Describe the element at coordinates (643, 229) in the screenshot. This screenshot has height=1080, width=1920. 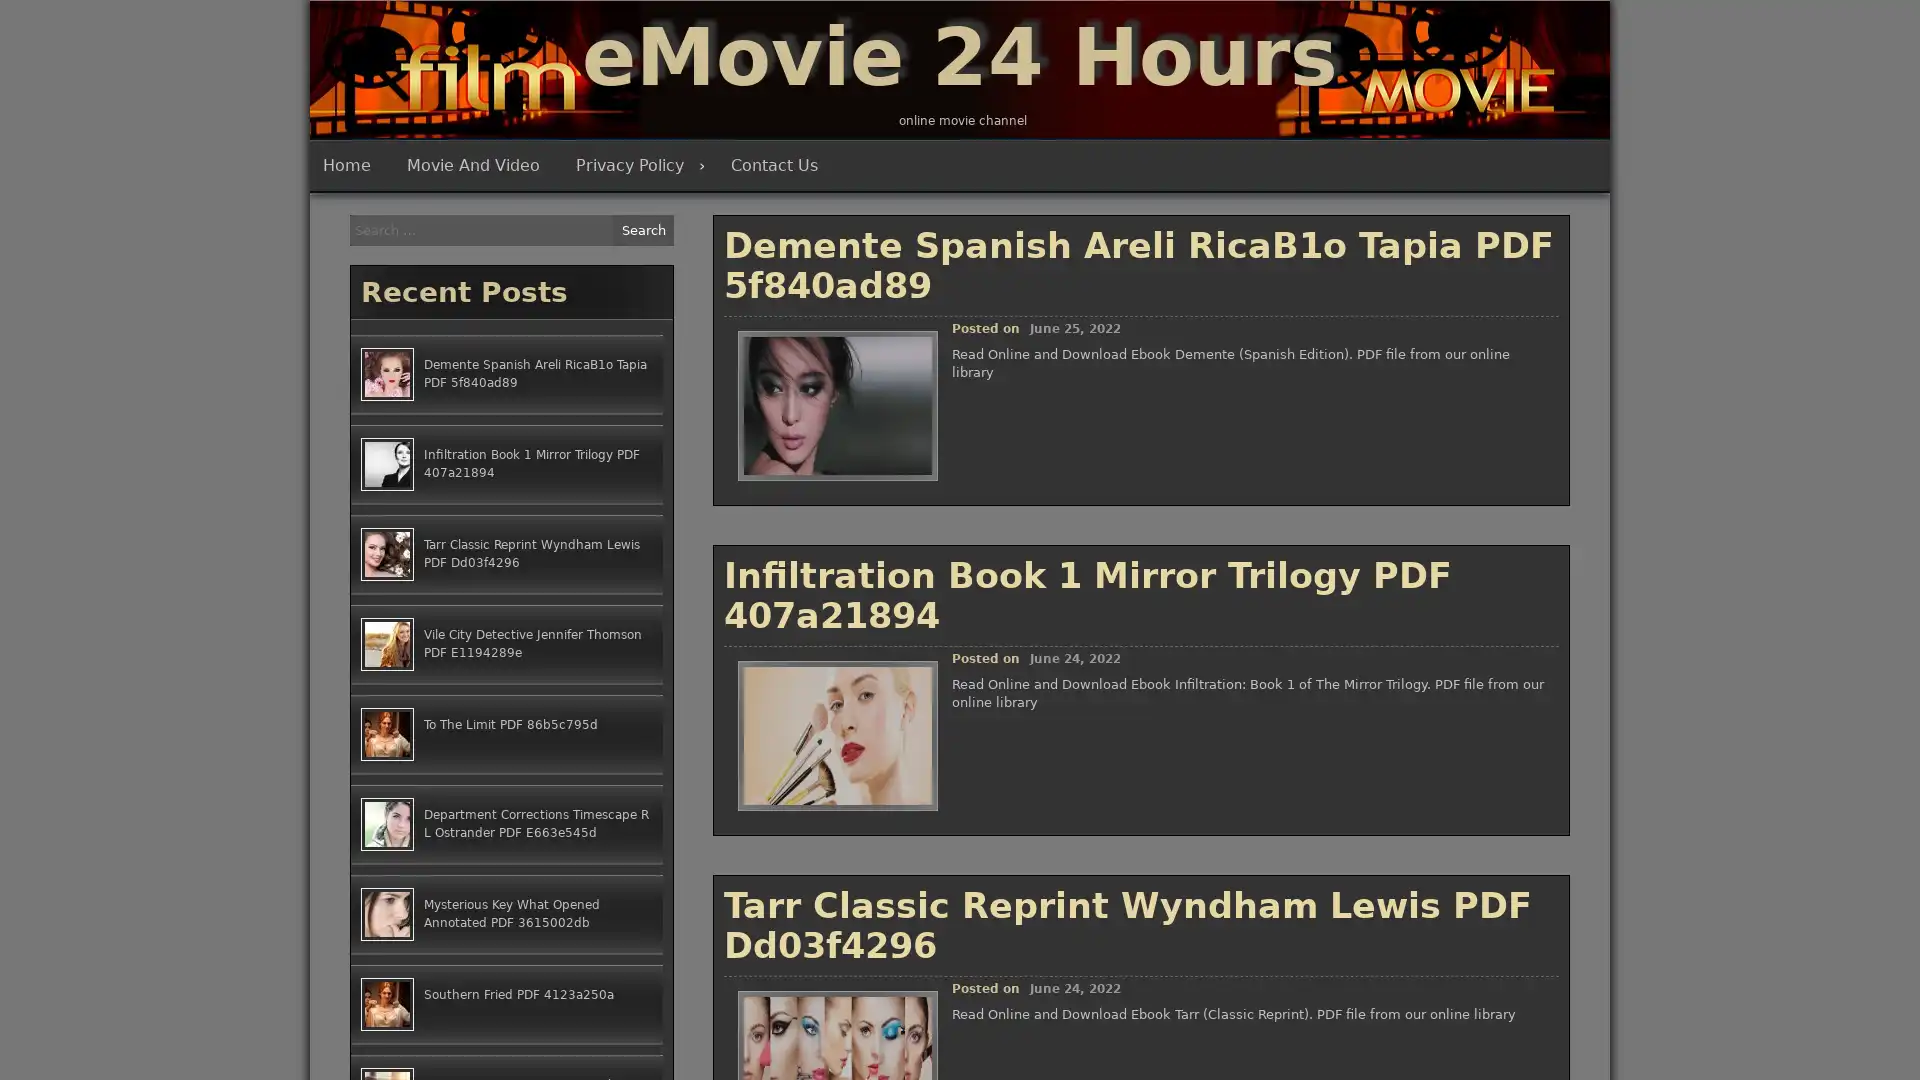
I see `Search` at that location.